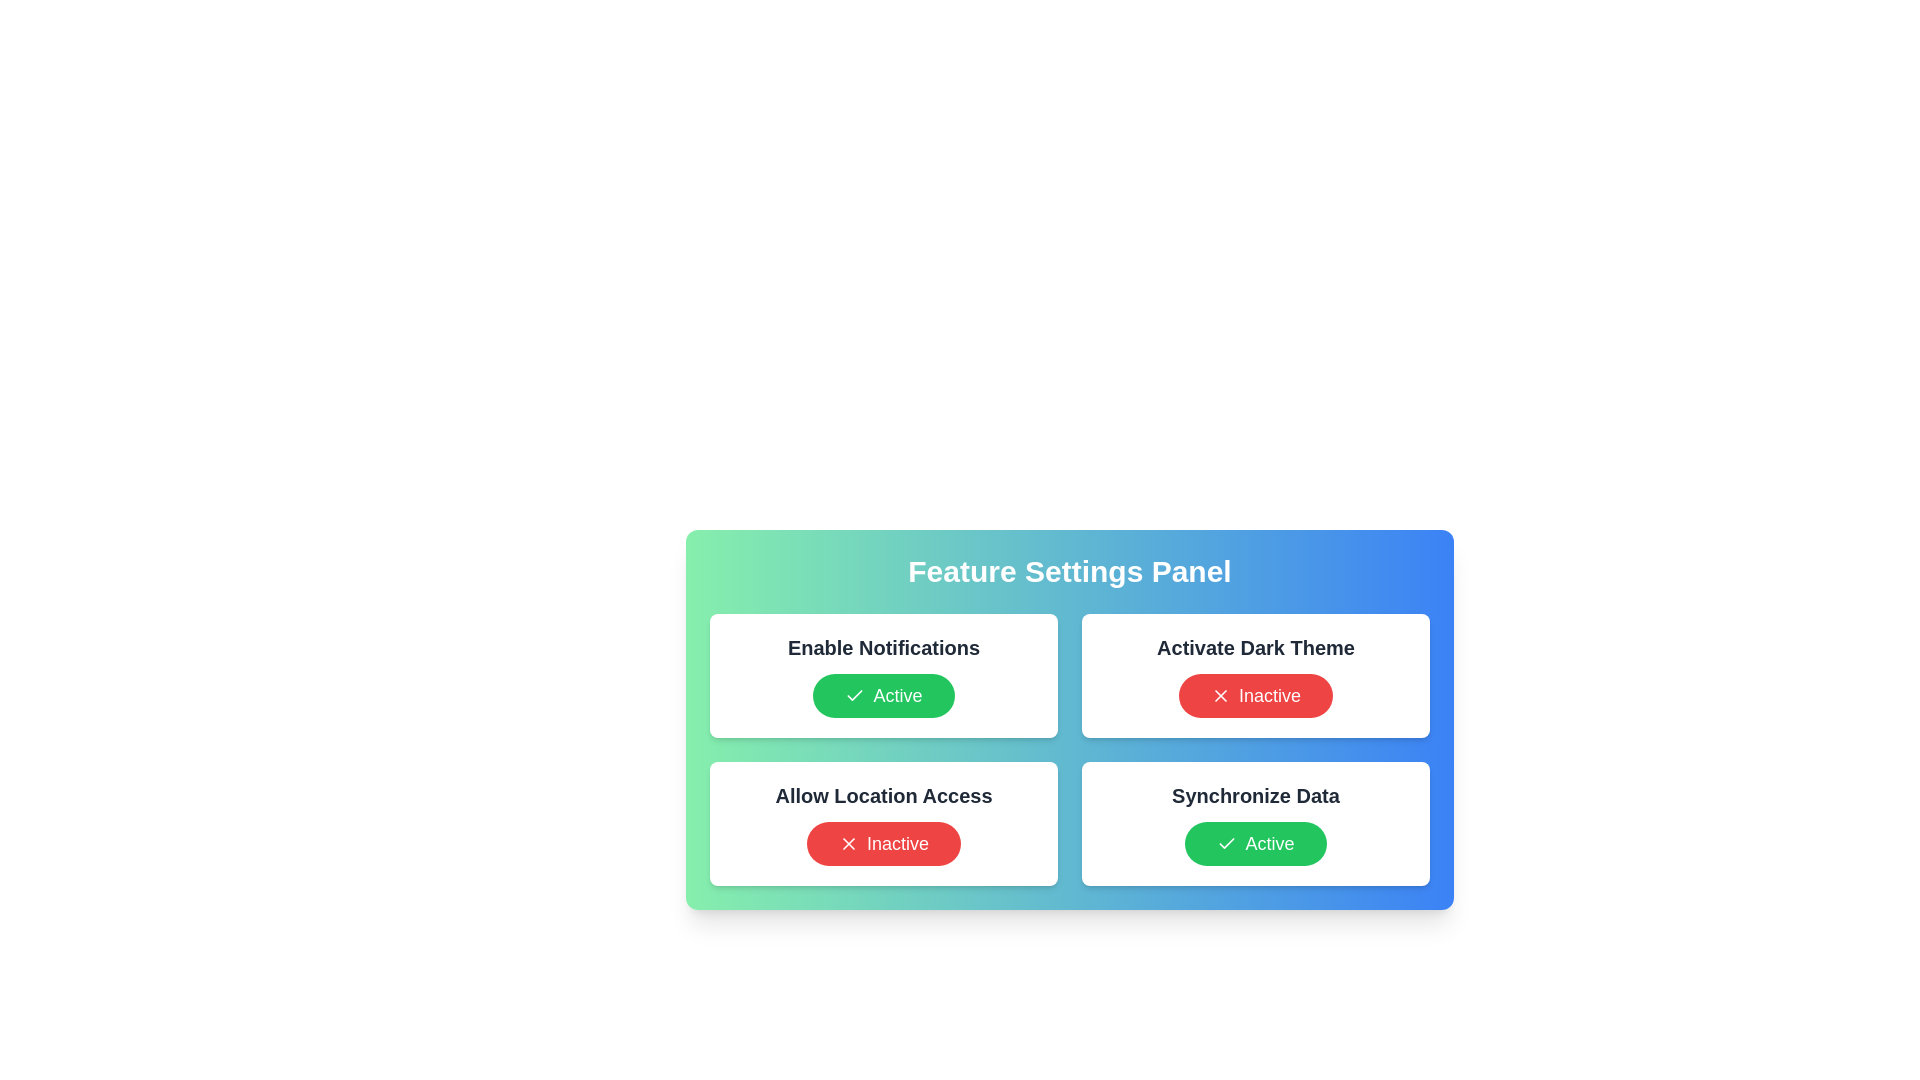 The width and height of the screenshot is (1920, 1080). What do you see at coordinates (882, 844) in the screenshot?
I see `the button corresponding to Allow Location Access to toggle its state` at bounding box center [882, 844].